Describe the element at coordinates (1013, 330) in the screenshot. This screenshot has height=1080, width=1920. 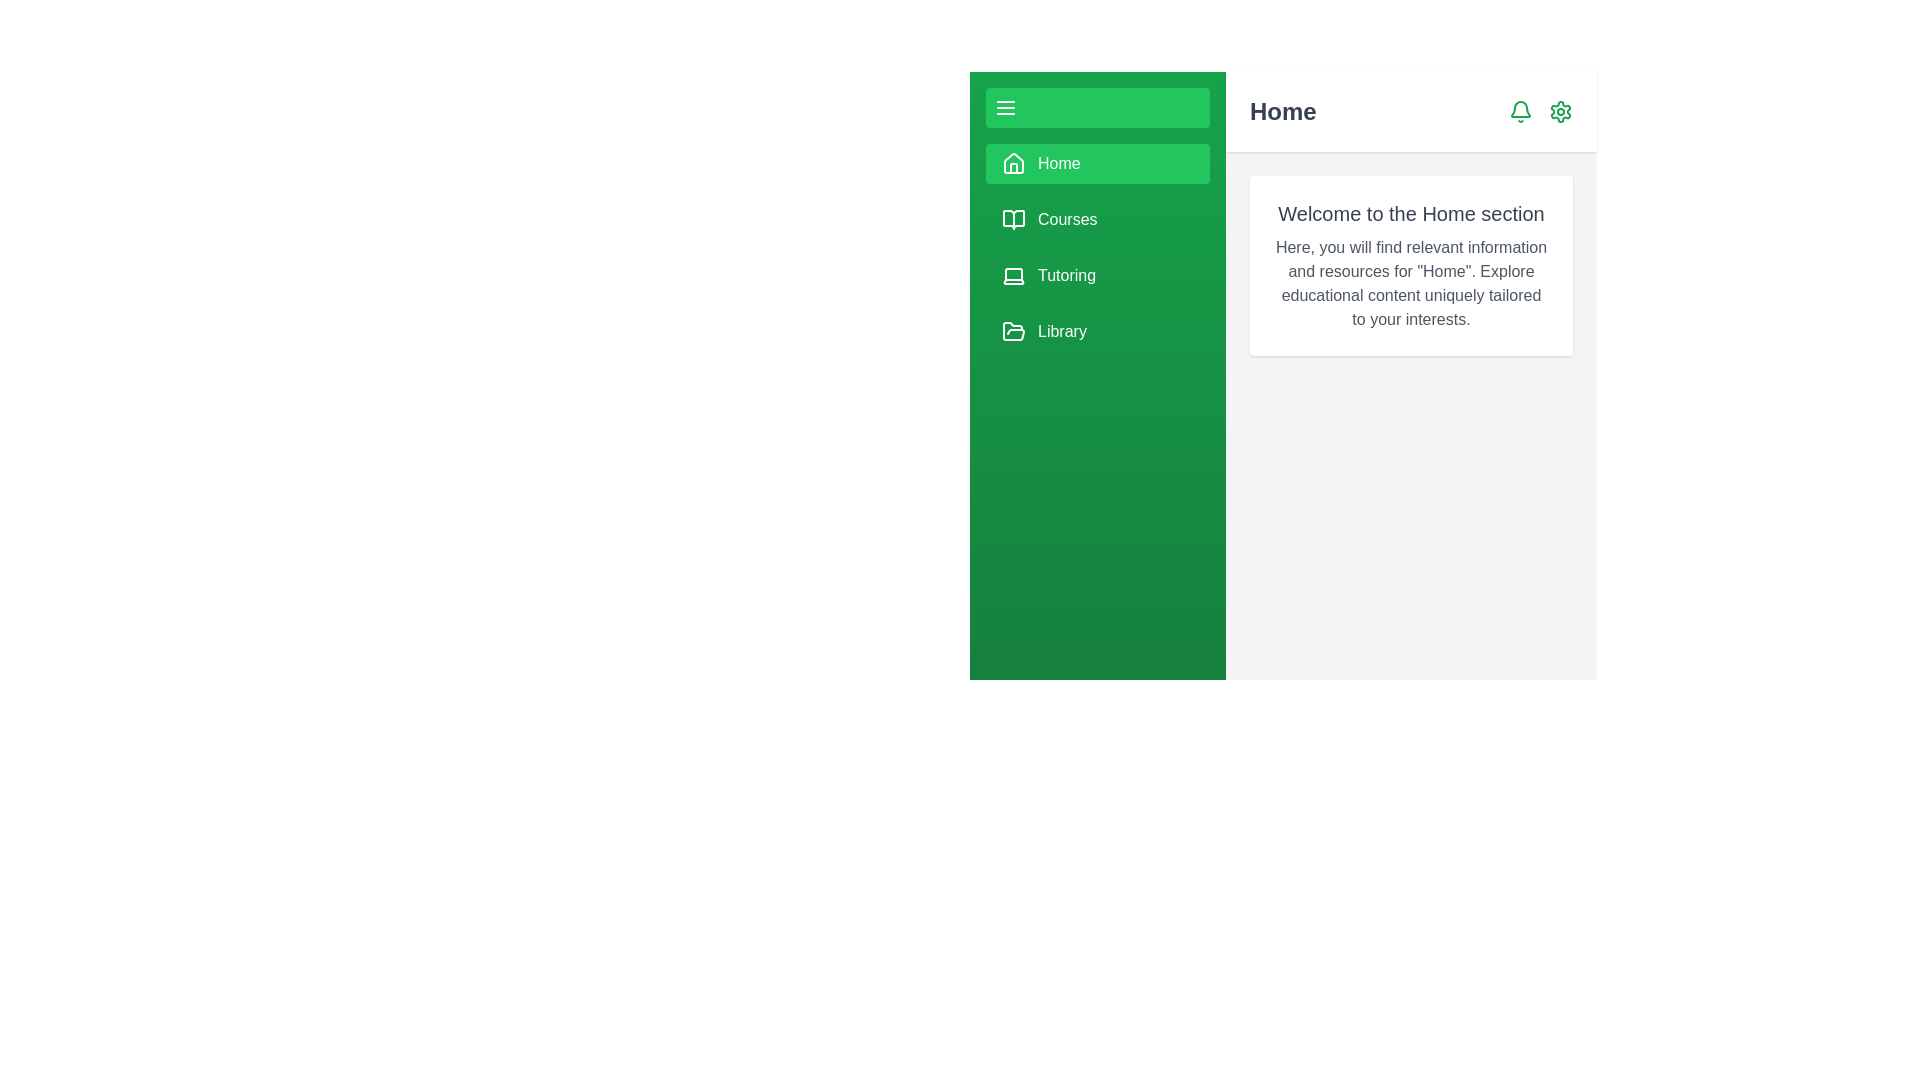
I see `the SVG graphic element resembling an abstract folder icon located in the interactive menu to the right of the sidebar` at that location.